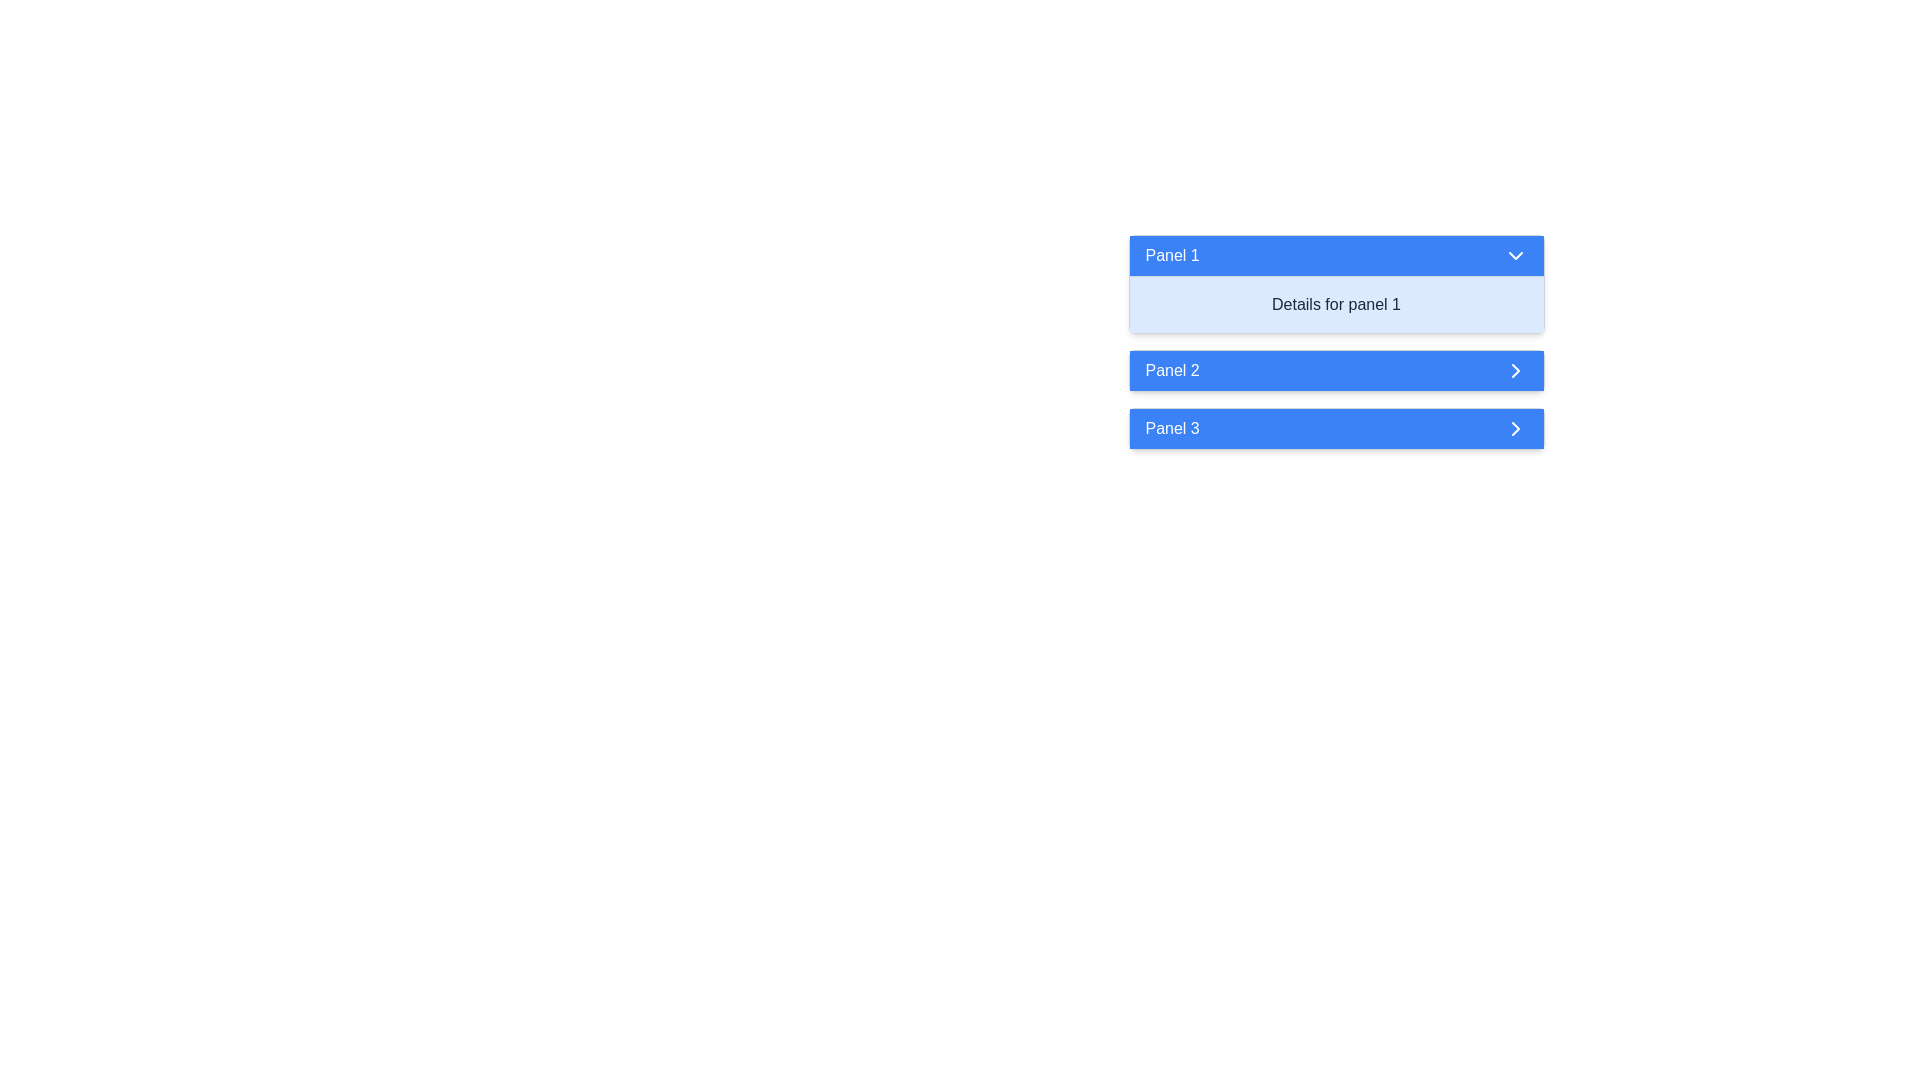  Describe the element at coordinates (1515, 427) in the screenshot. I see `the chevron icon located on the far right side of the 'Panel 3' button` at that location.